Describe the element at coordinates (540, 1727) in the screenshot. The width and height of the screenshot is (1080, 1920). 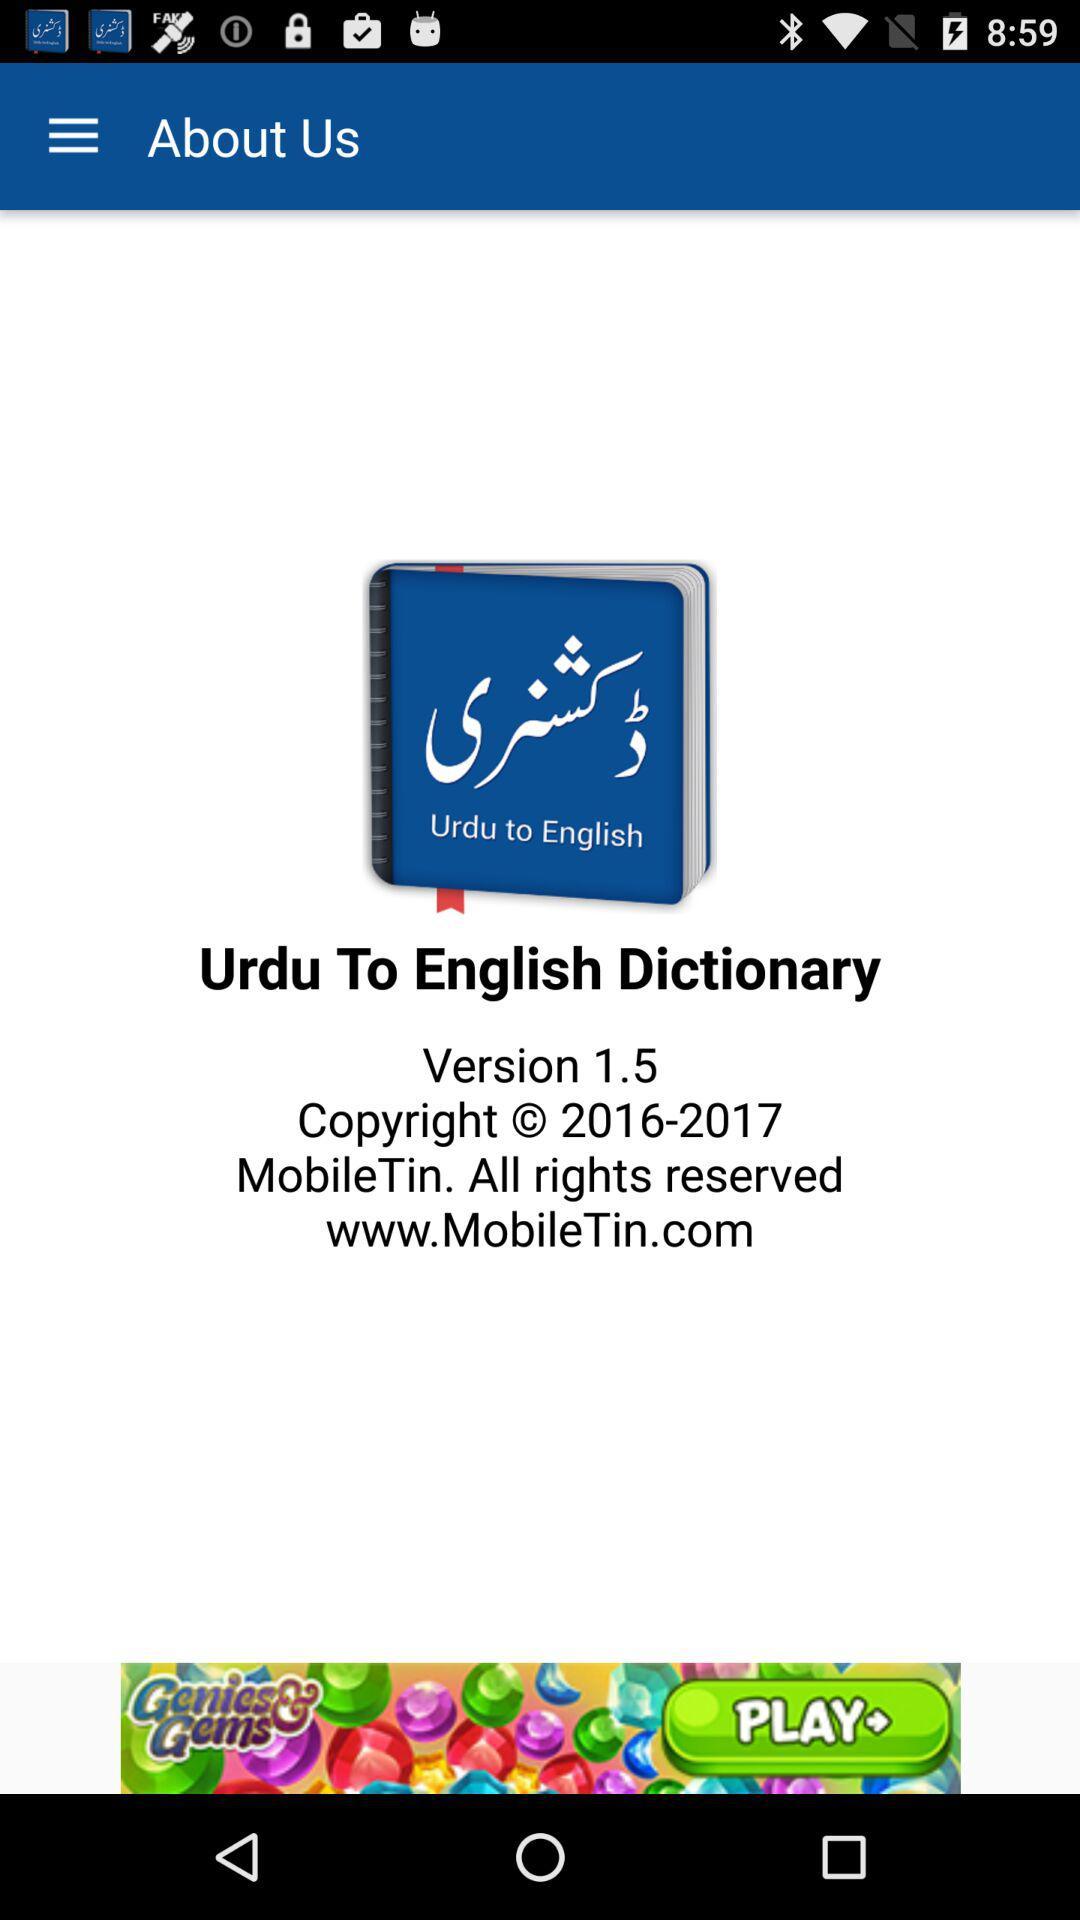
I see `advertisement` at that location.